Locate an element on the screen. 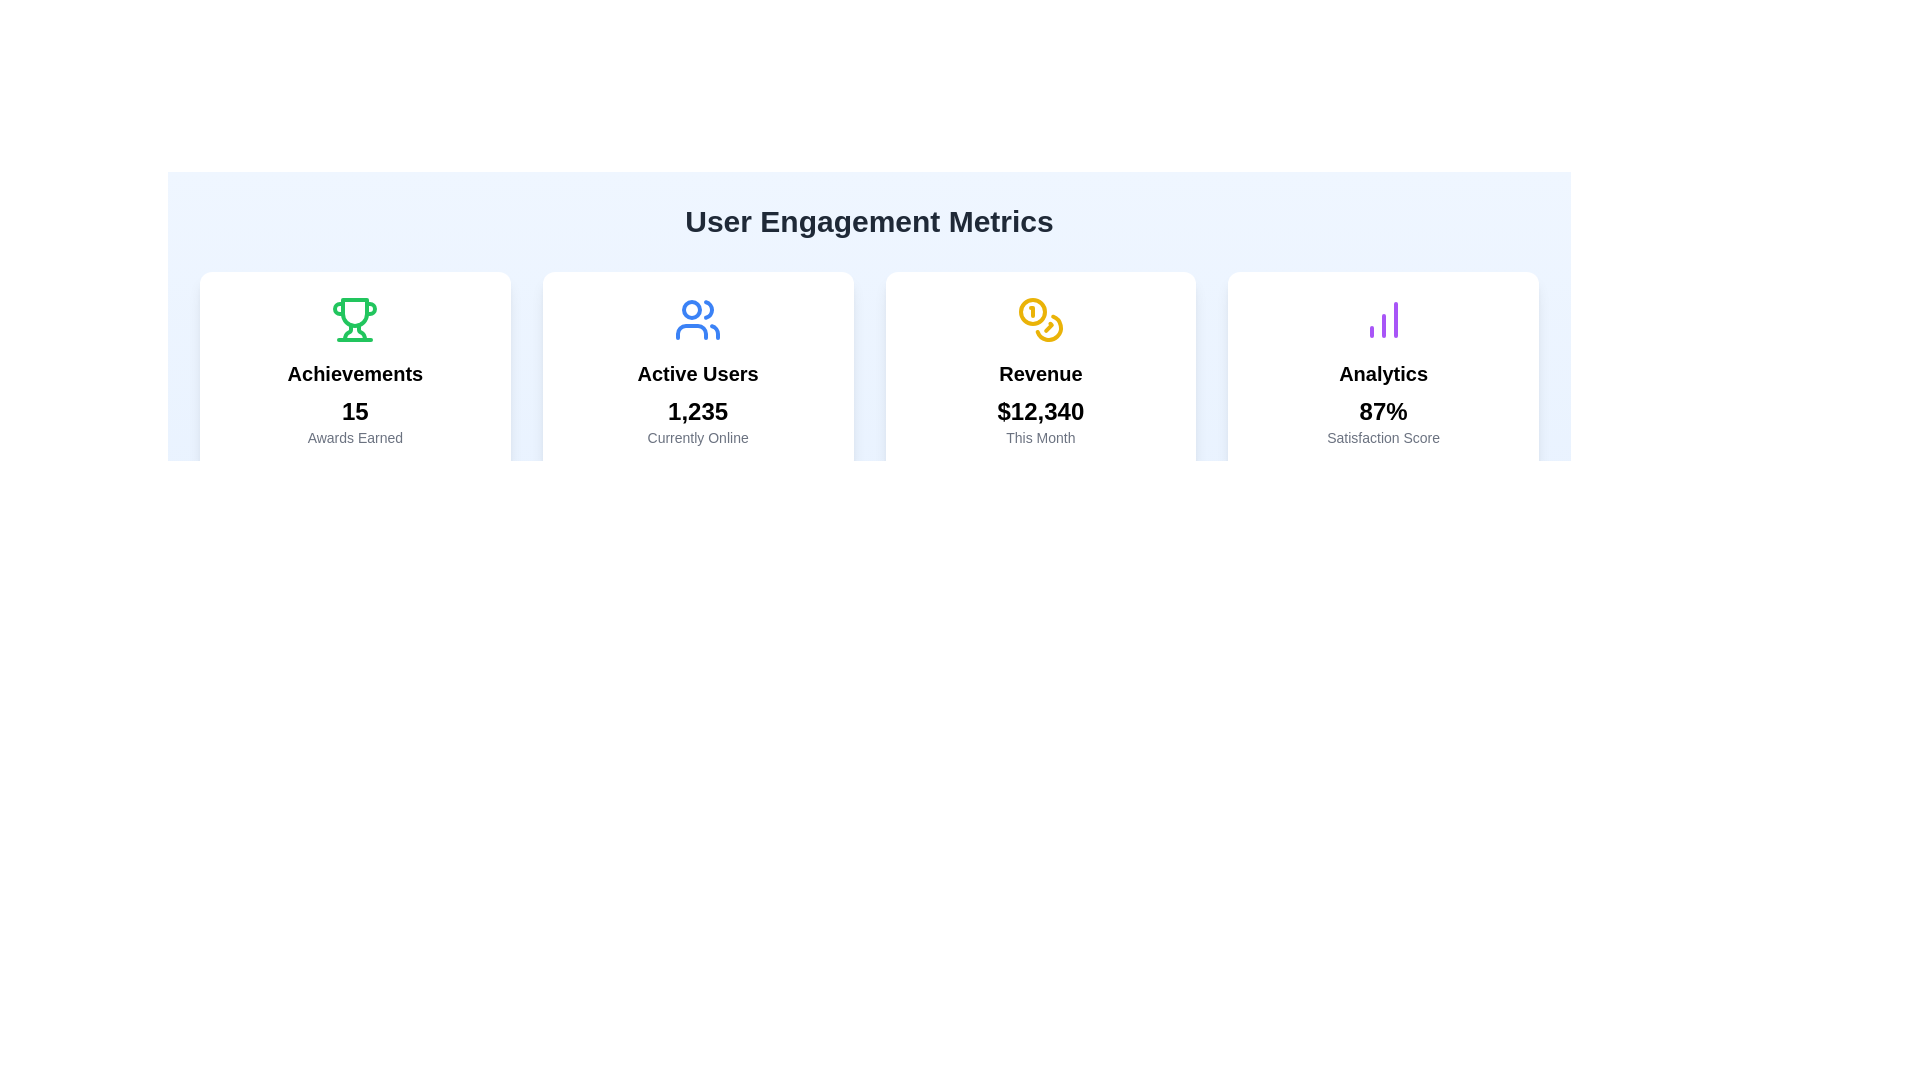  the Text label that describes the satisfaction score metric '87%' in the 'Analytics' card, located in the fourth column of the 'User Engagement Metrics' section is located at coordinates (1382, 437).